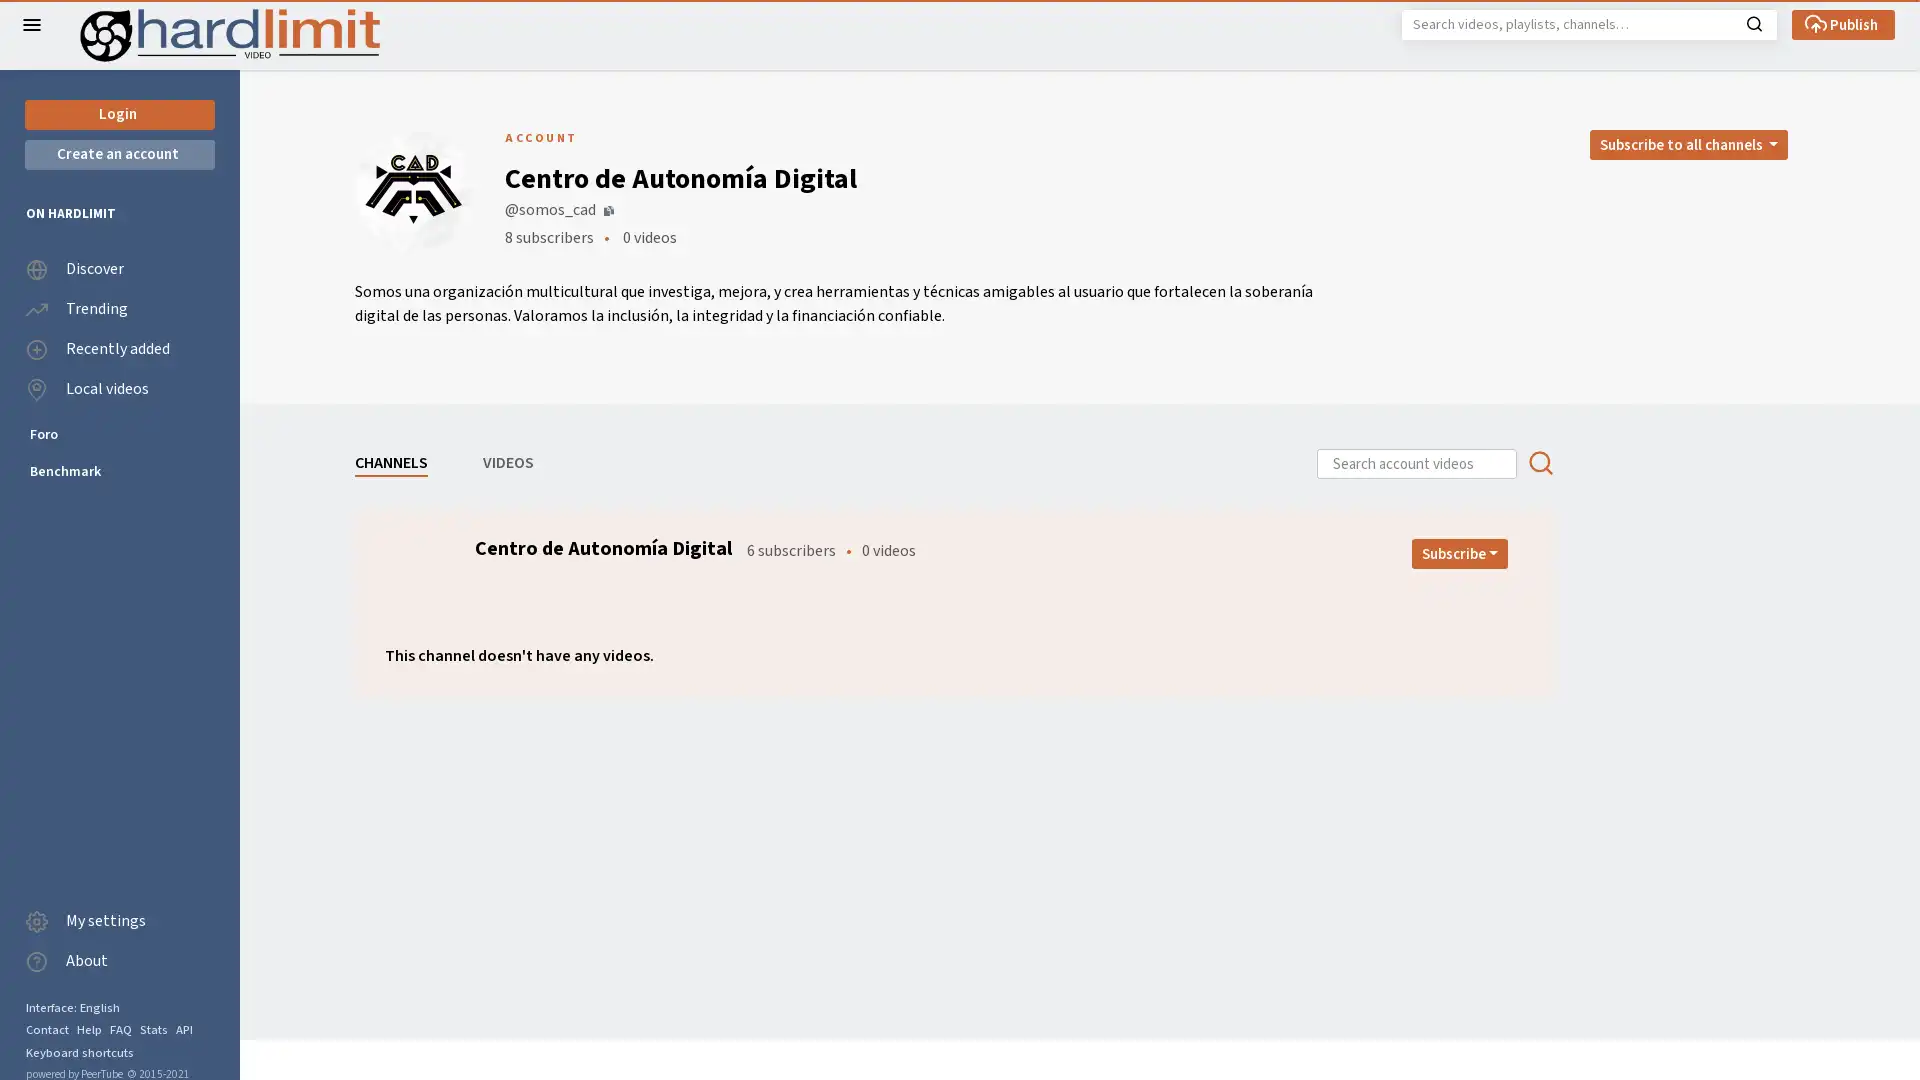 This screenshot has height=1080, width=1920. Describe the element at coordinates (72, 1007) in the screenshot. I see `Interface: English` at that location.